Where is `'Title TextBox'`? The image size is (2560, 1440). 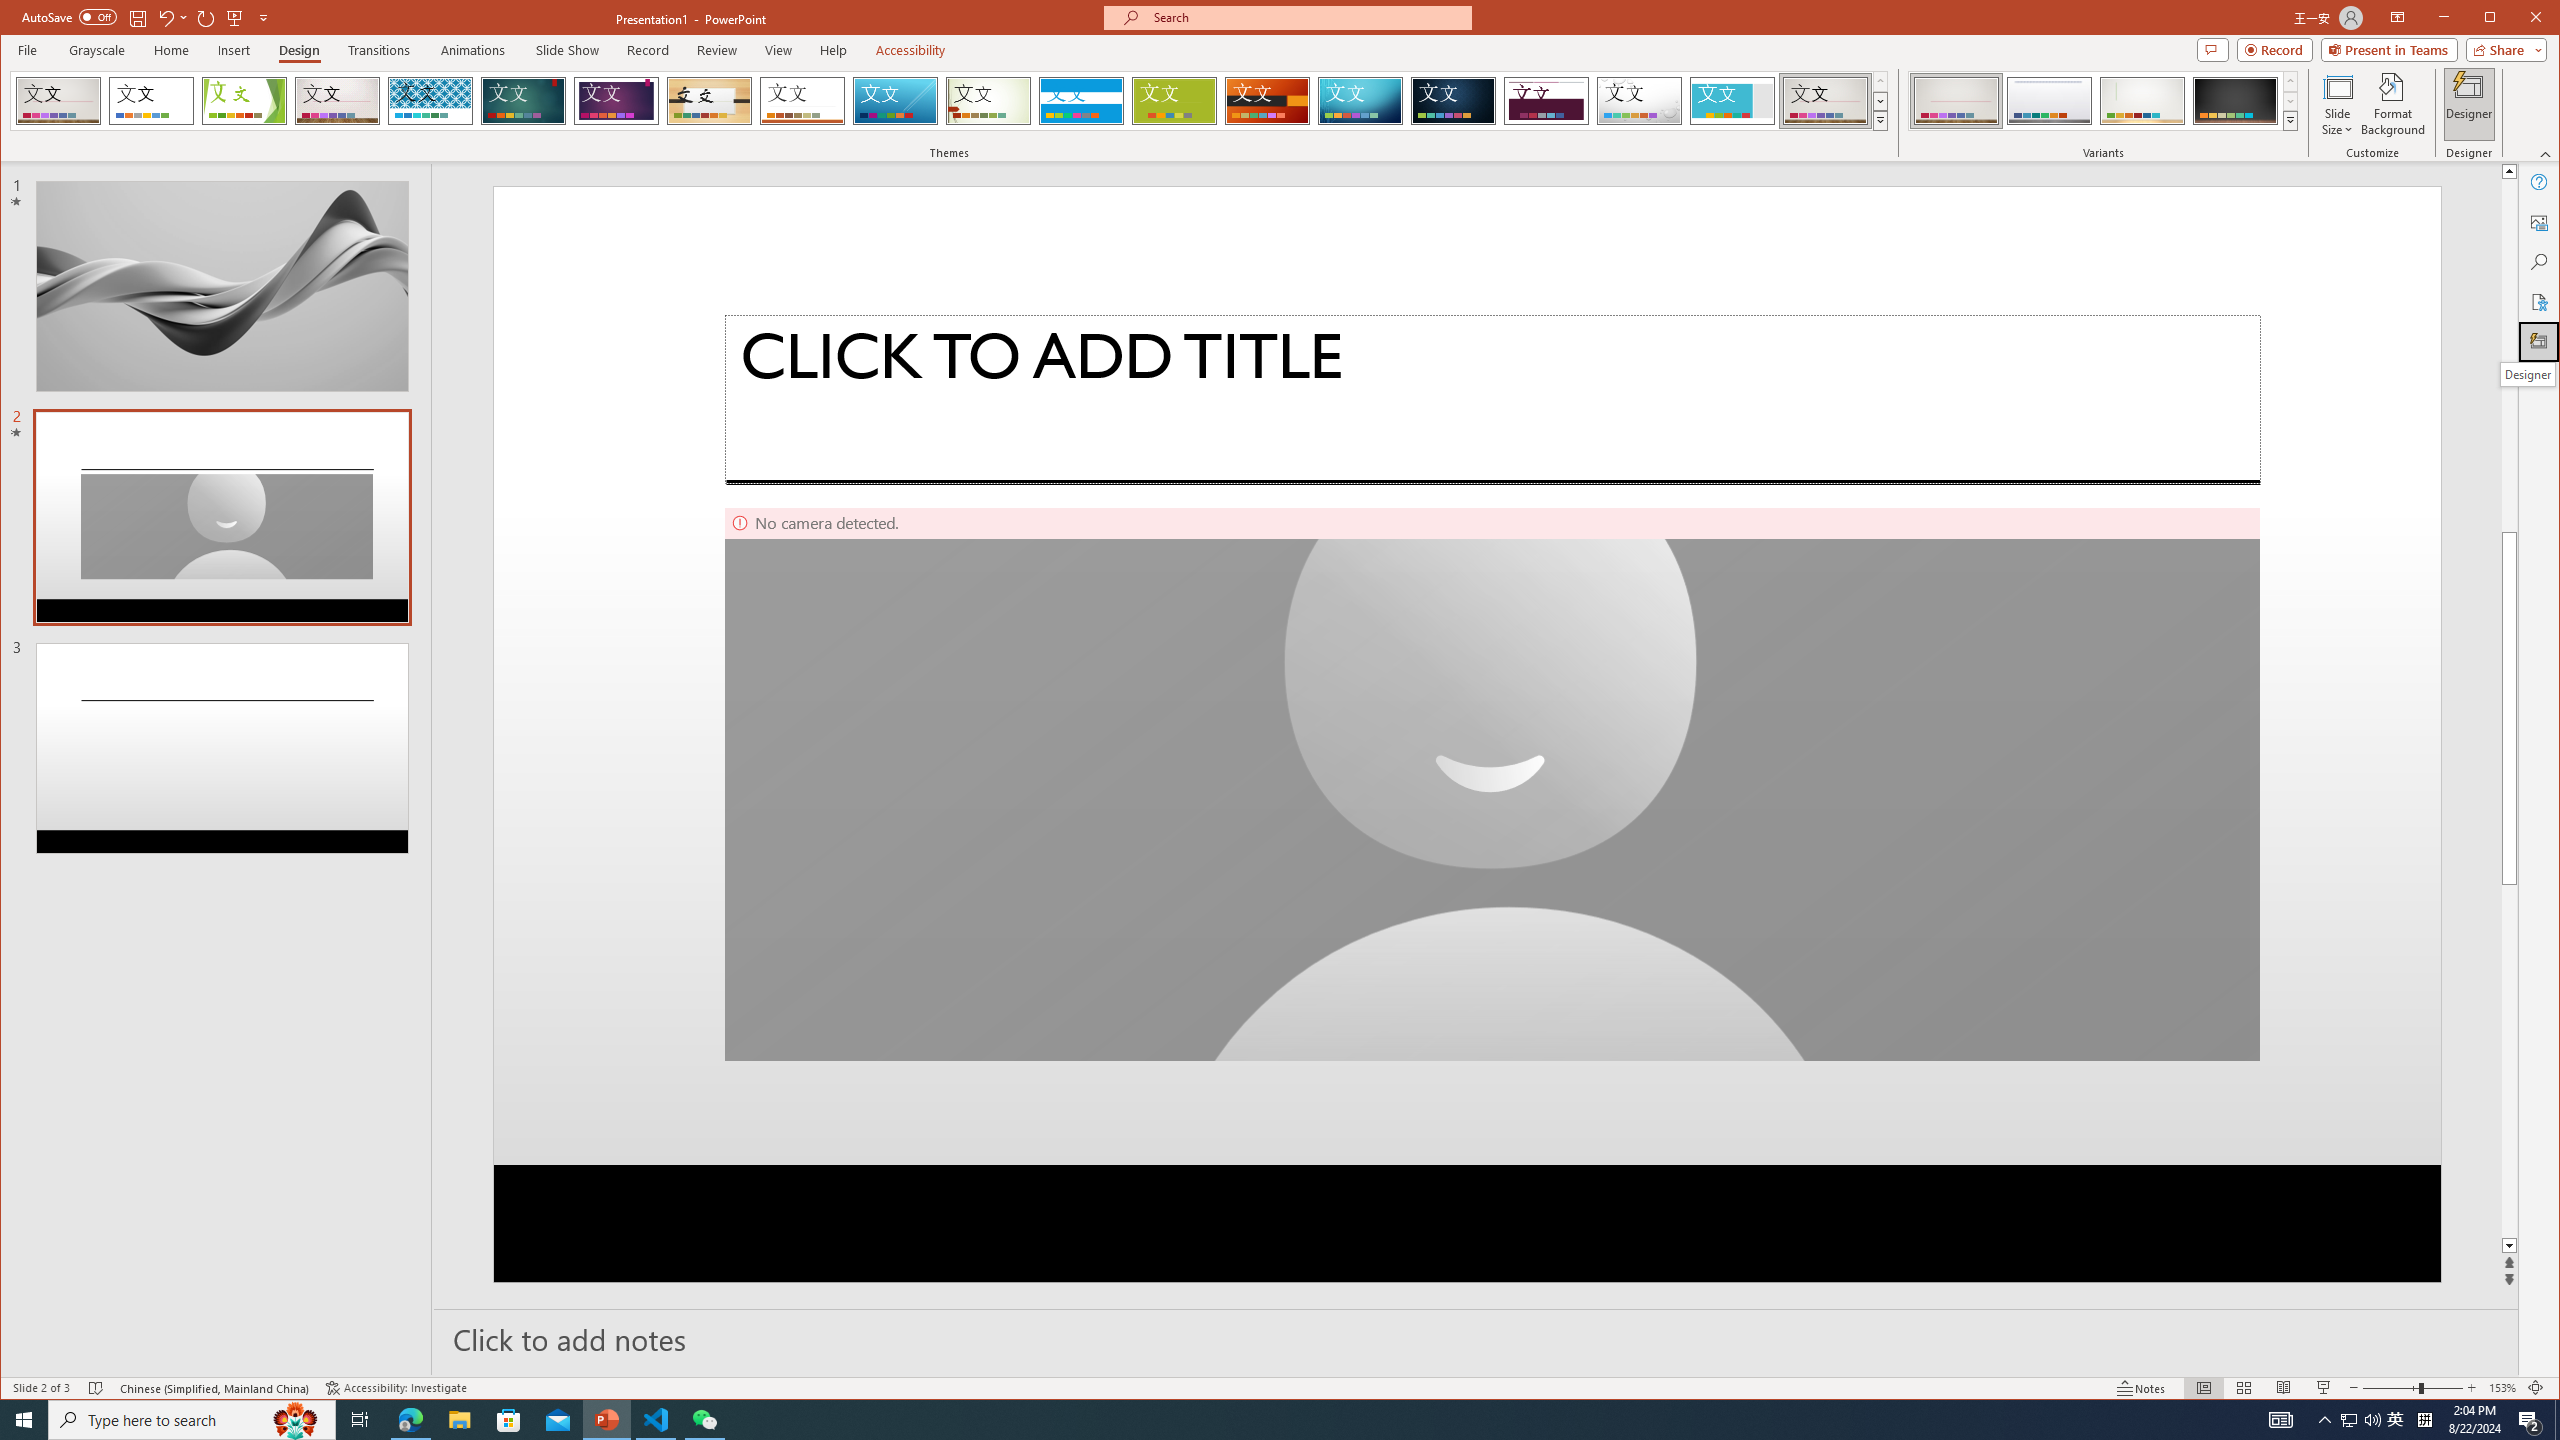 'Title TextBox' is located at coordinates (1491, 398).